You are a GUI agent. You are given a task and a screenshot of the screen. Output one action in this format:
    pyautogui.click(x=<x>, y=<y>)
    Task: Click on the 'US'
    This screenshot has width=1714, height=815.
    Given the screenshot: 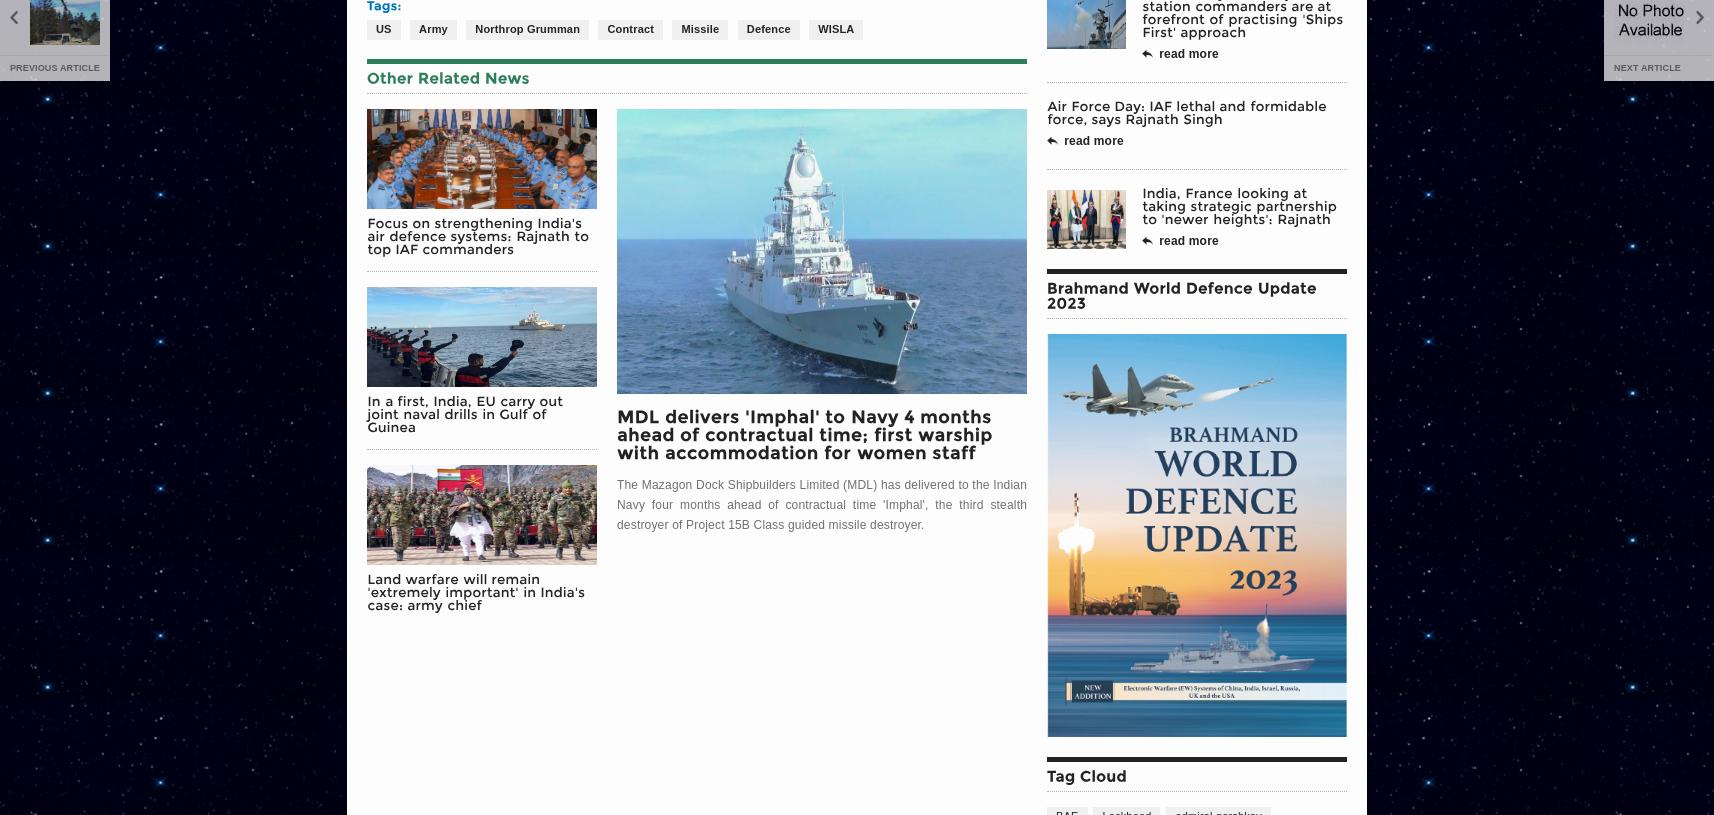 What is the action you would take?
    pyautogui.click(x=375, y=27)
    